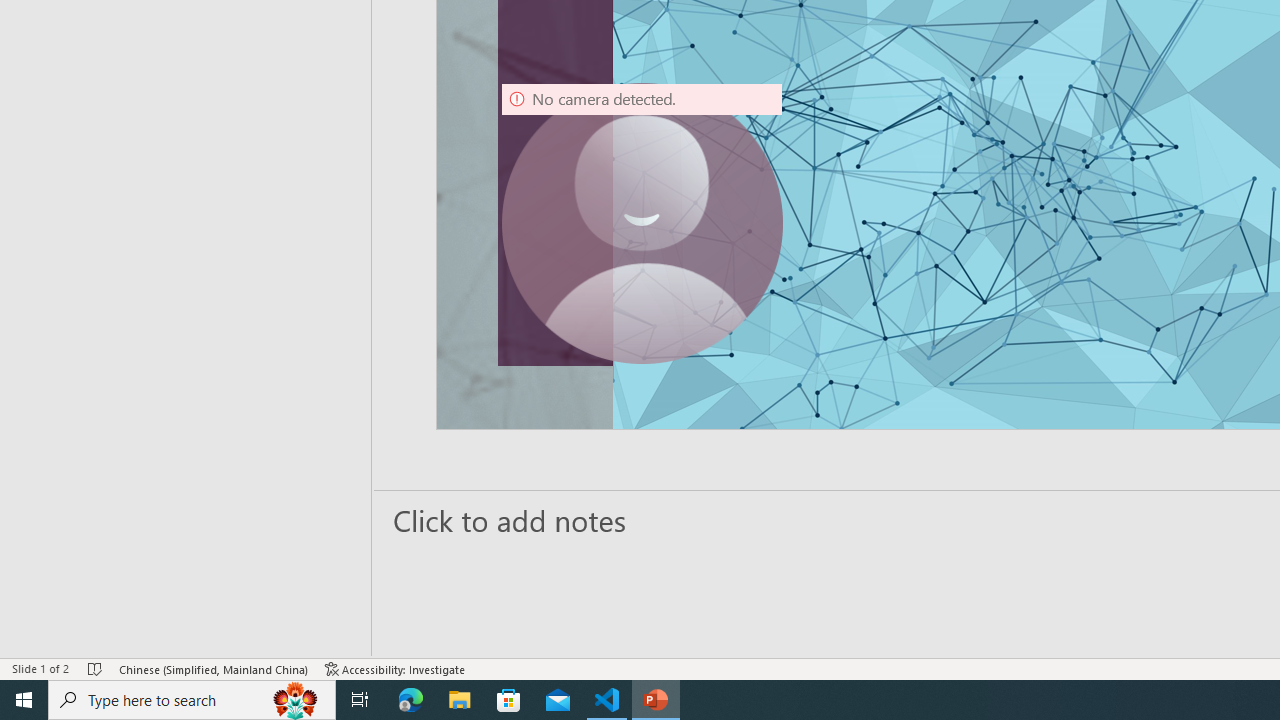  What do you see at coordinates (410, 698) in the screenshot?
I see `'Microsoft Edge'` at bounding box center [410, 698].